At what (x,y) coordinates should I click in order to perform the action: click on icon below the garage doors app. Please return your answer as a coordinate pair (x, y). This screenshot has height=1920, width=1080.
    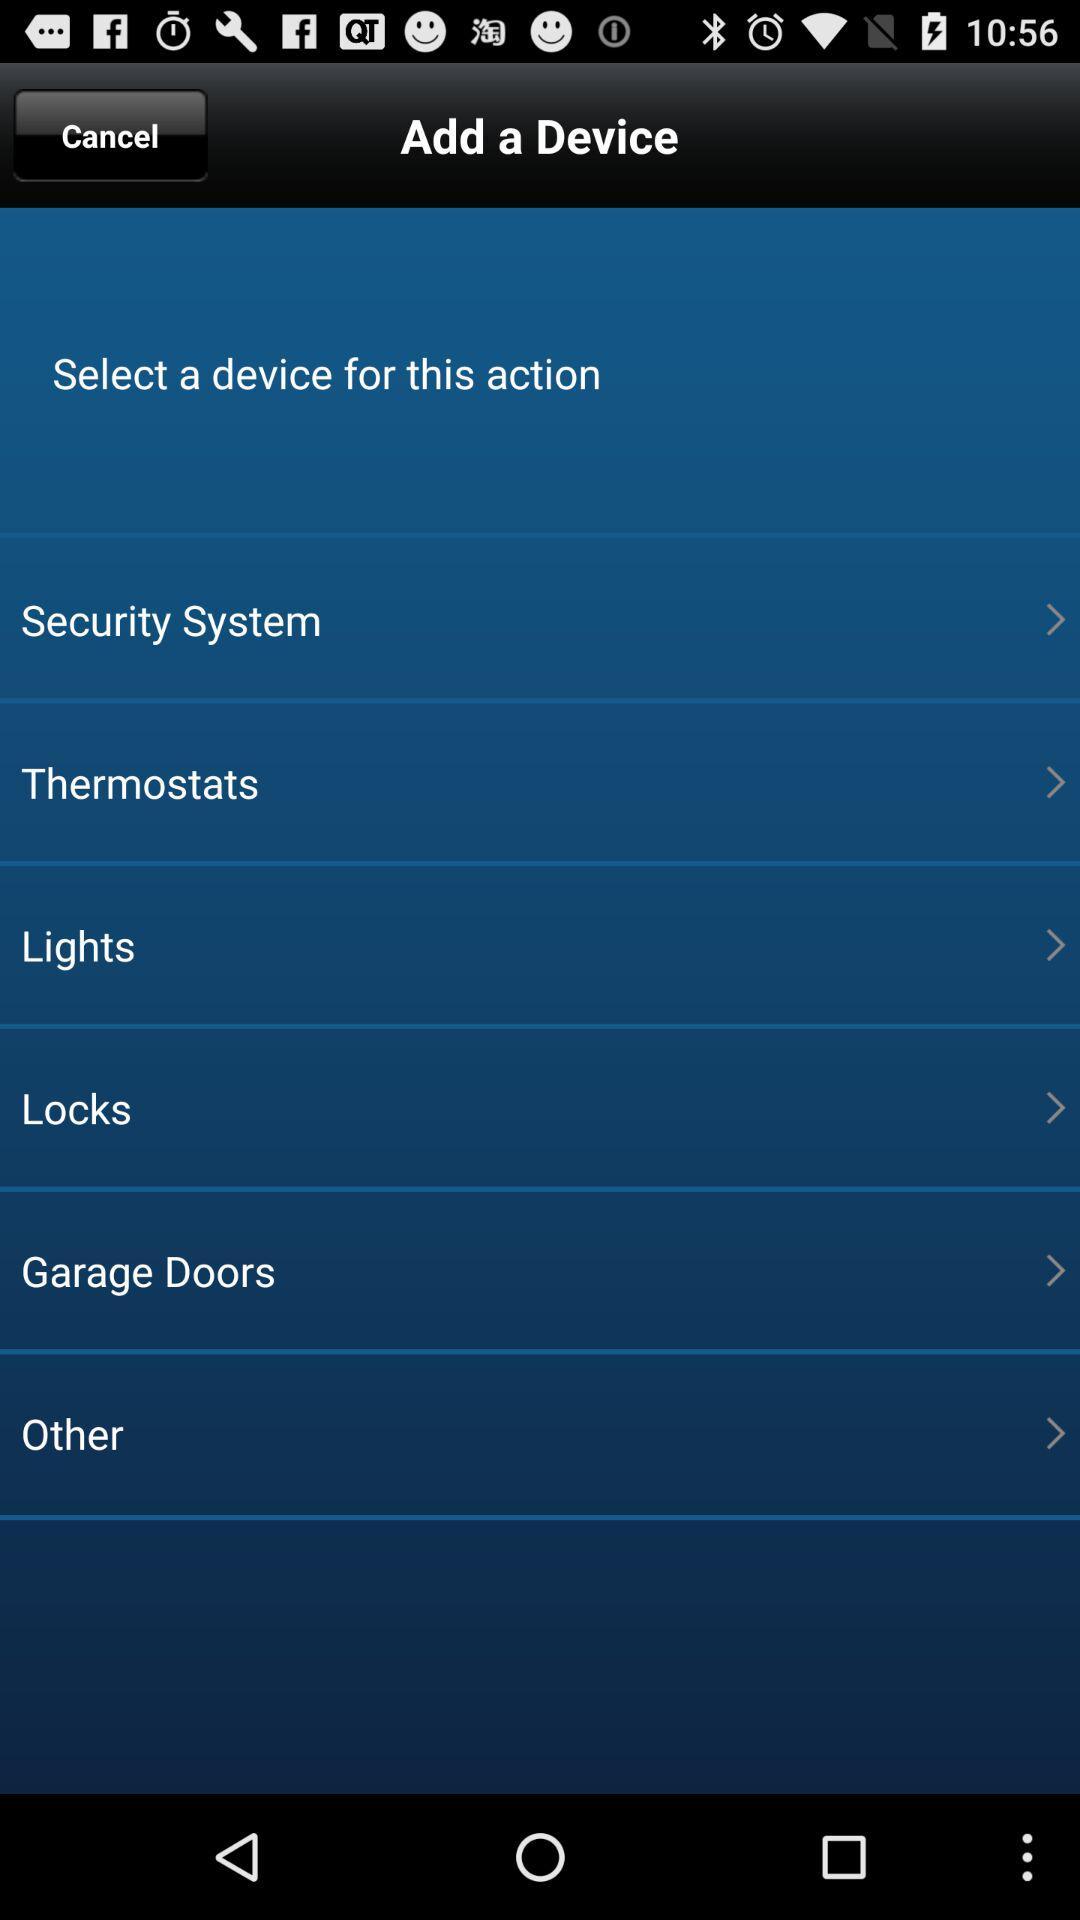
    Looking at the image, I should click on (532, 1432).